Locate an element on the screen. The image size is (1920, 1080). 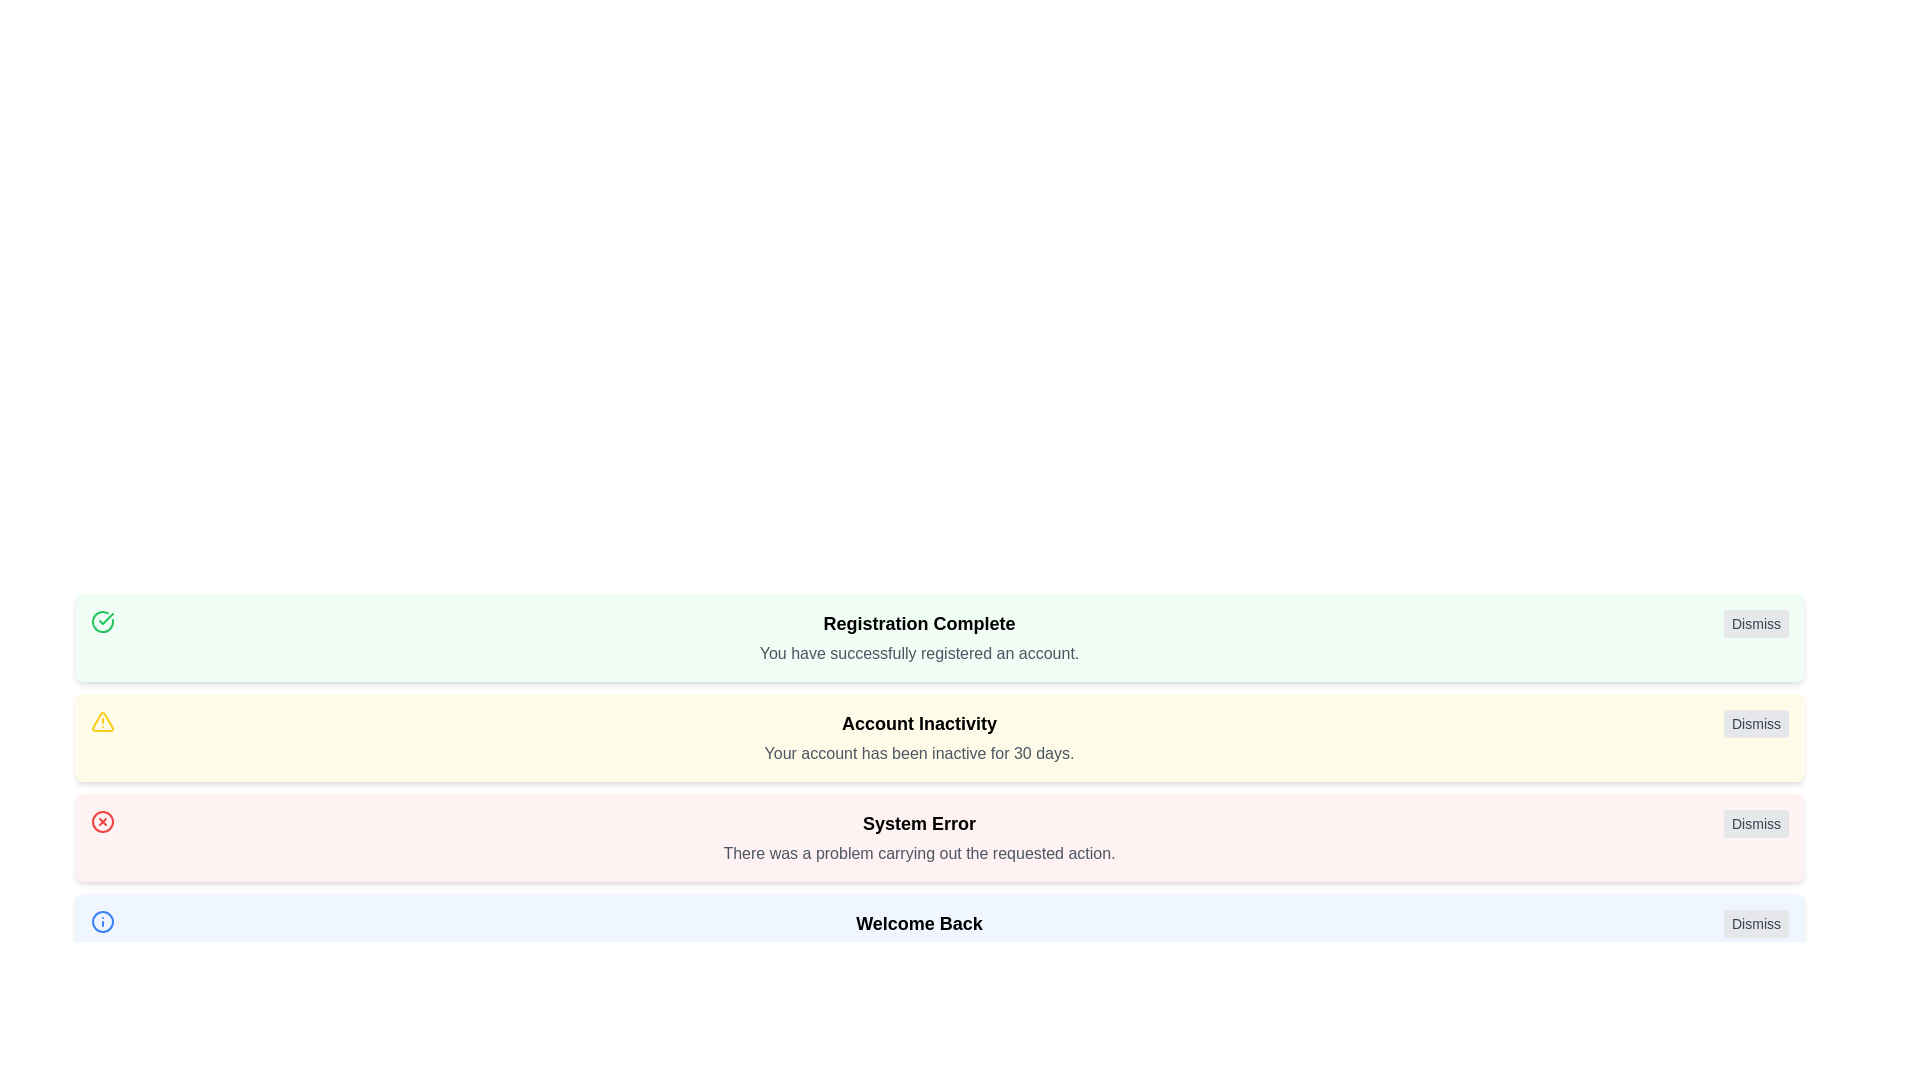
the Header or Title element that indicates successful registration in the notification card is located at coordinates (918, 623).